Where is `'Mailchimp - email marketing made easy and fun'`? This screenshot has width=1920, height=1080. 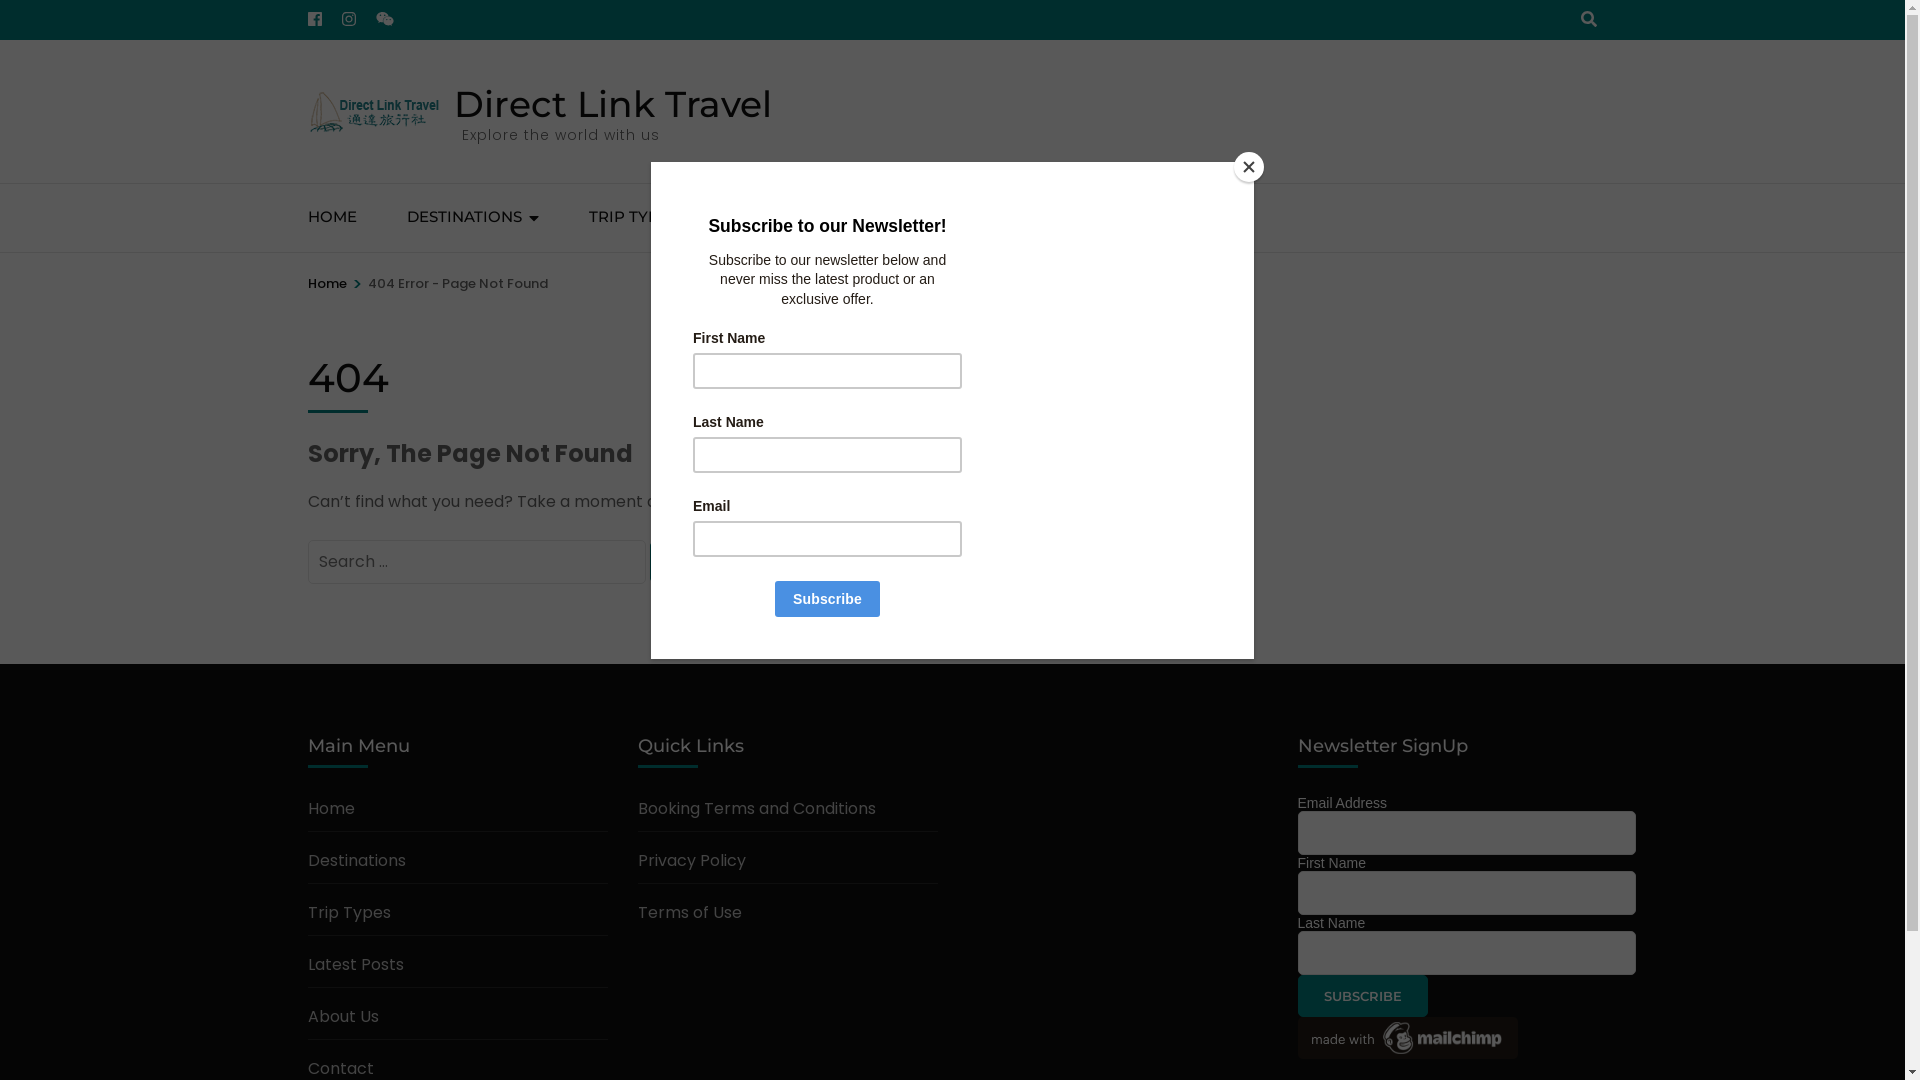
'Mailchimp - email marketing made easy and fun' is located at coordinates (1297, 1052).